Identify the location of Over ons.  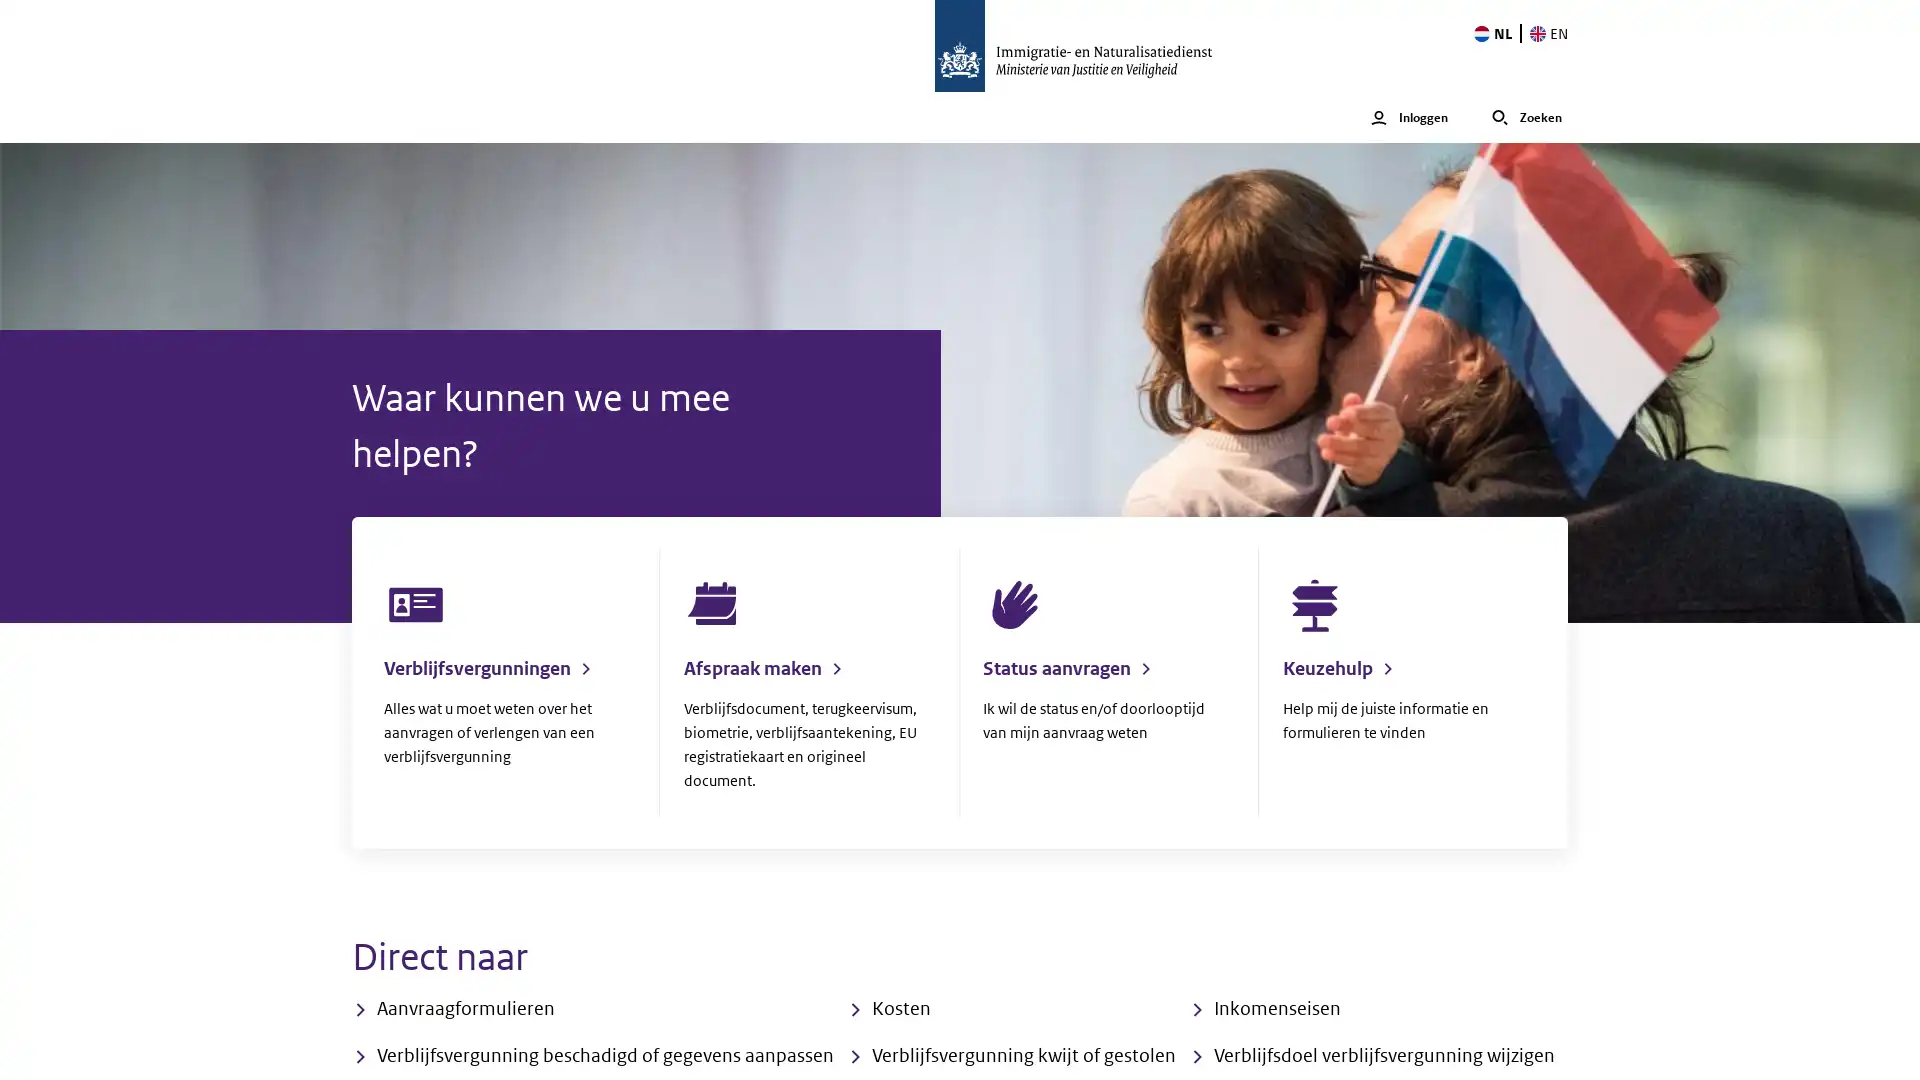
(778, 117).